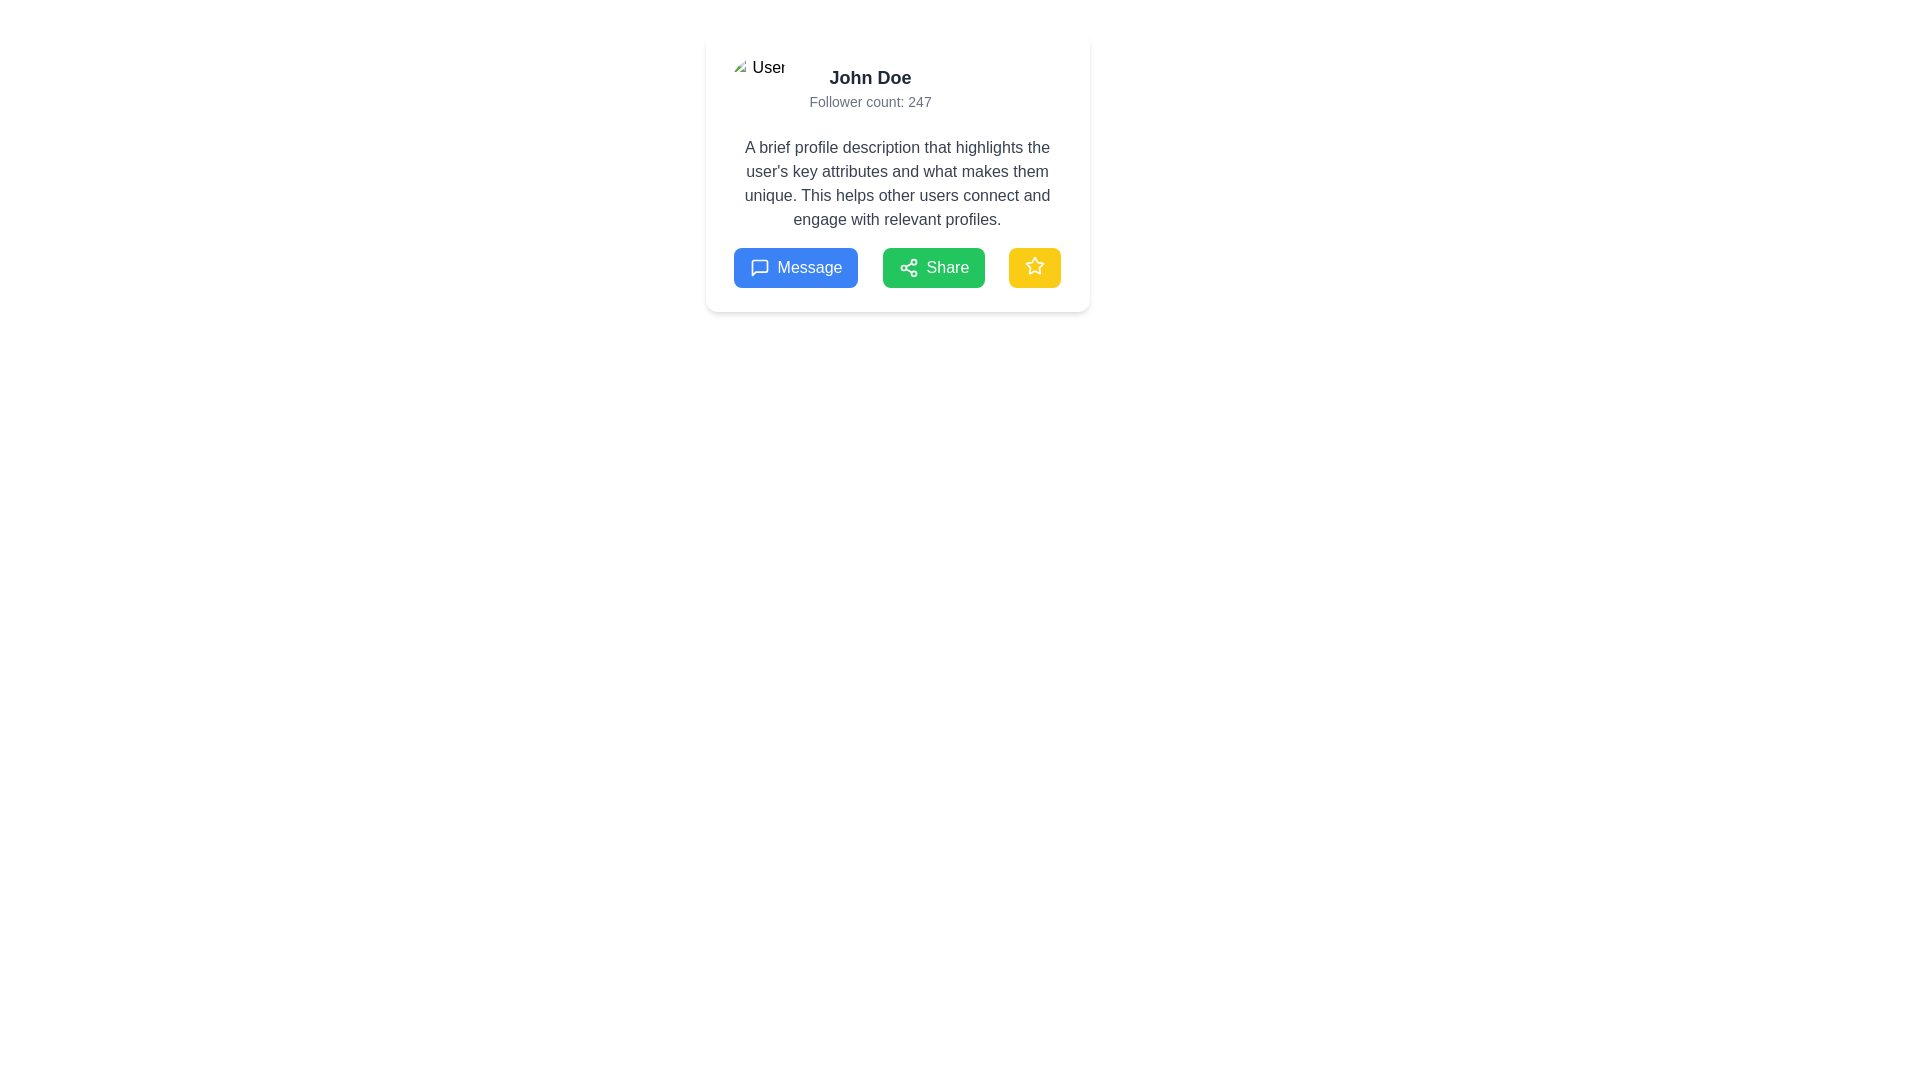 The width and height of the screenshot is (1920, 1080). Describe the element at coordinates (1035, 266) in the screenshot. I see `the yellow rectangular button with rounded corners that contains a white star icon, located to the right of the blue 'Message' button and green 'Share' button` at that location.